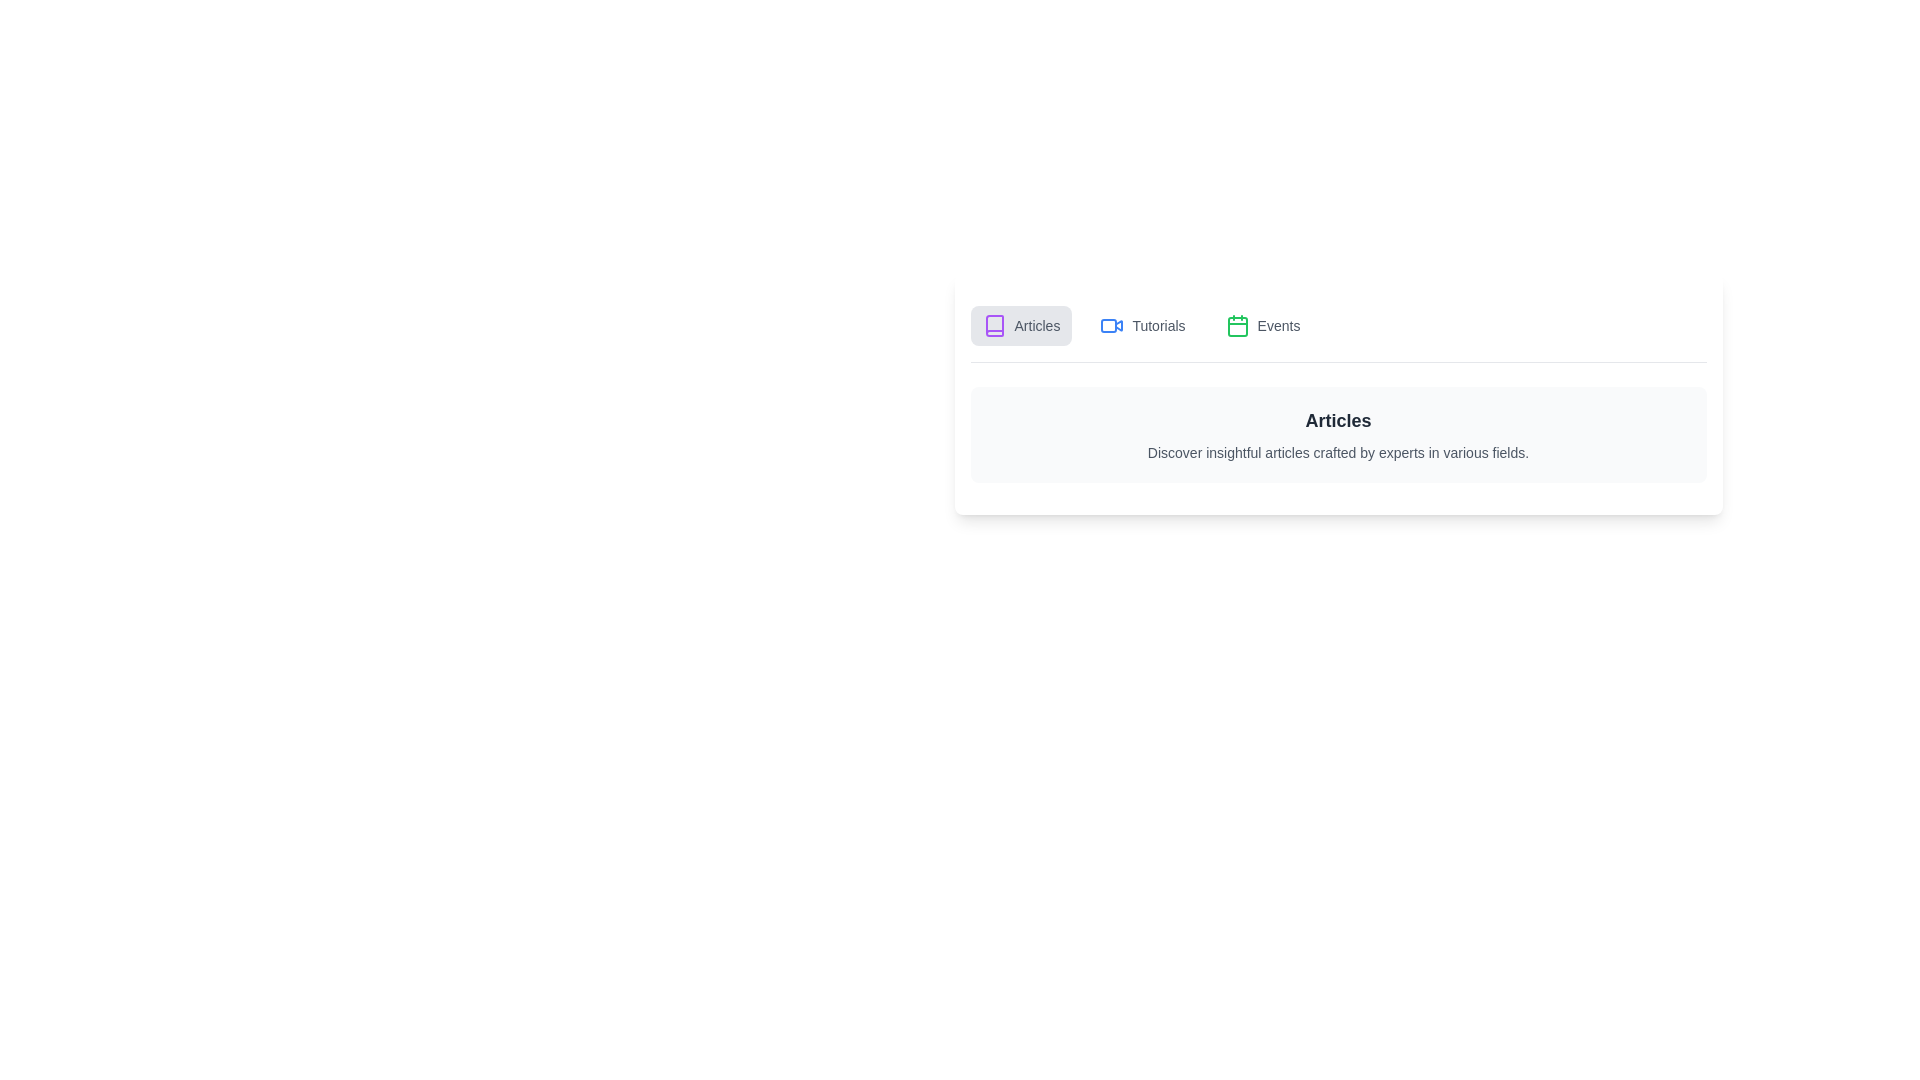 This screenshot has height=1080, width=1920. I want to click on the tab corresponding to Events, so click(1261, 325).